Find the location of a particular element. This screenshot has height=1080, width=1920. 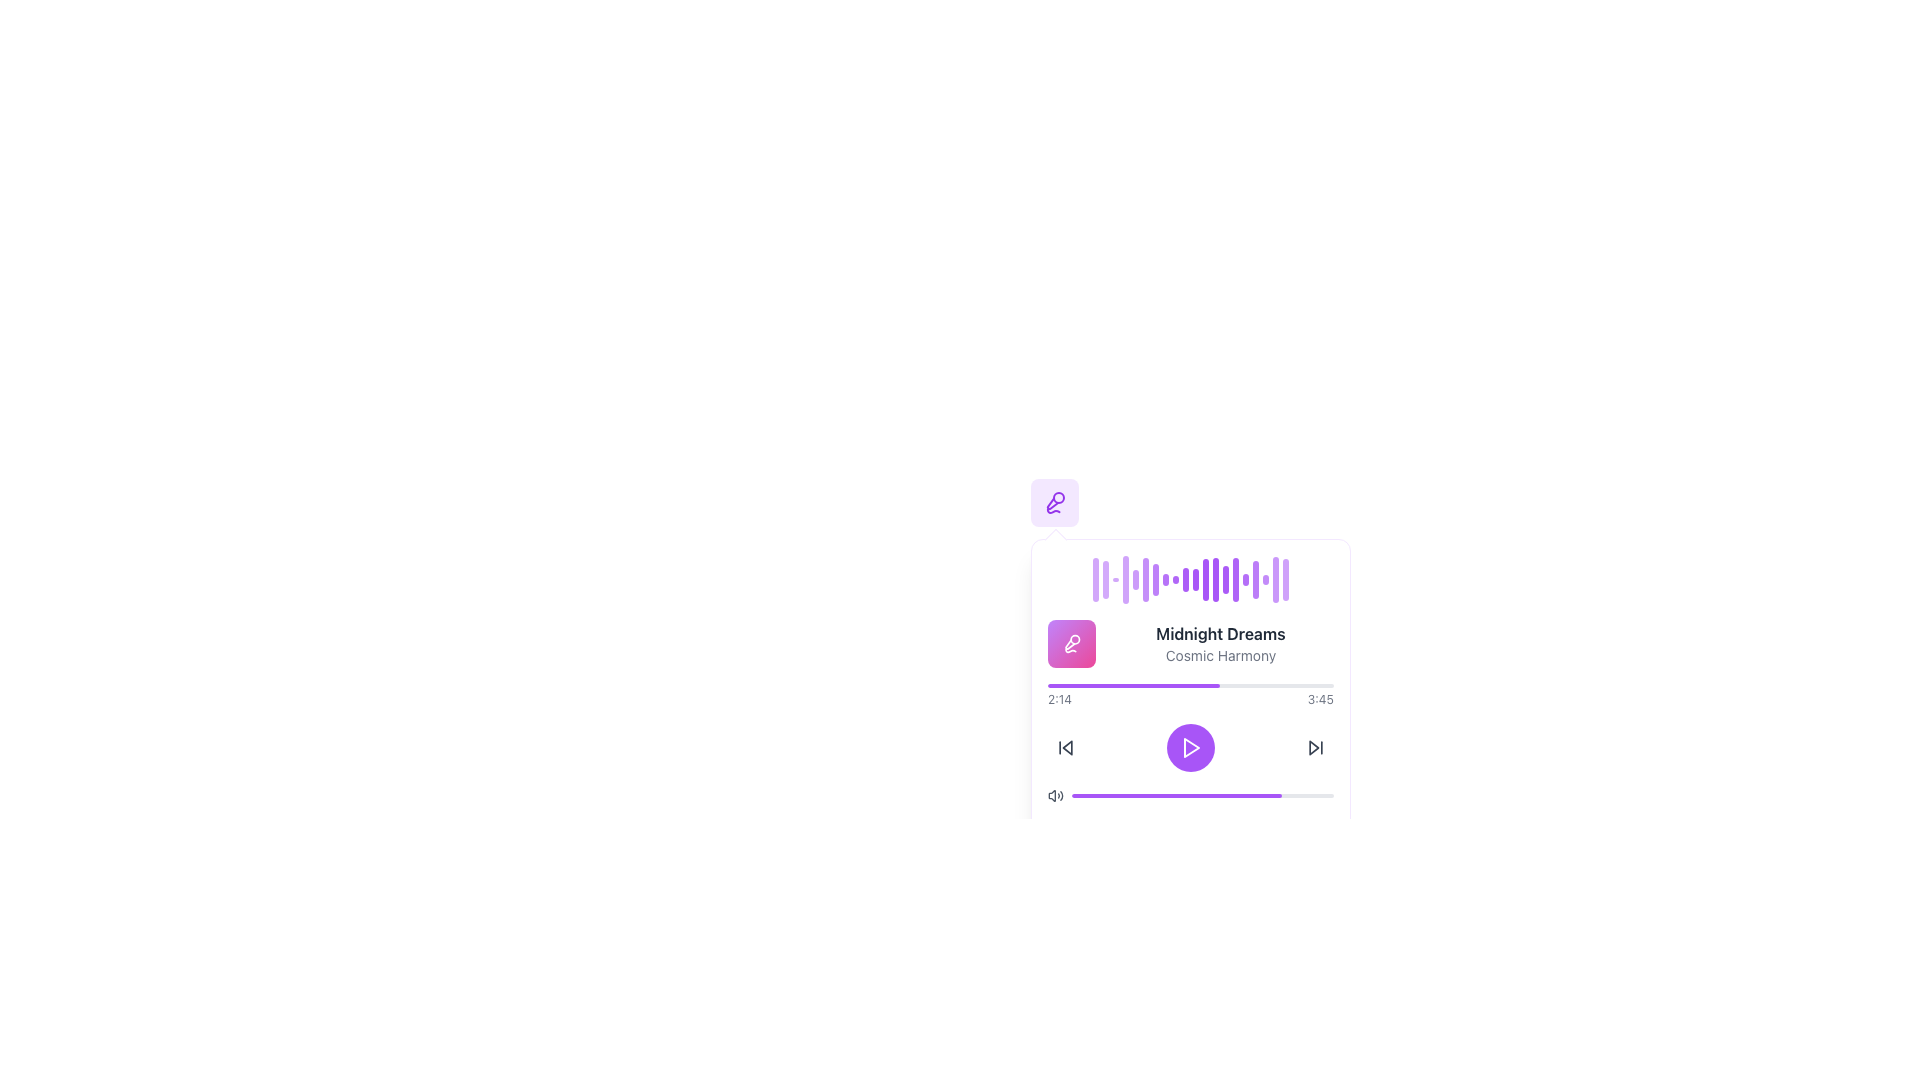

the play button located at the center of a circular purple button in the media player interface to provide visual feedback is located at coordinates (1190, 748).